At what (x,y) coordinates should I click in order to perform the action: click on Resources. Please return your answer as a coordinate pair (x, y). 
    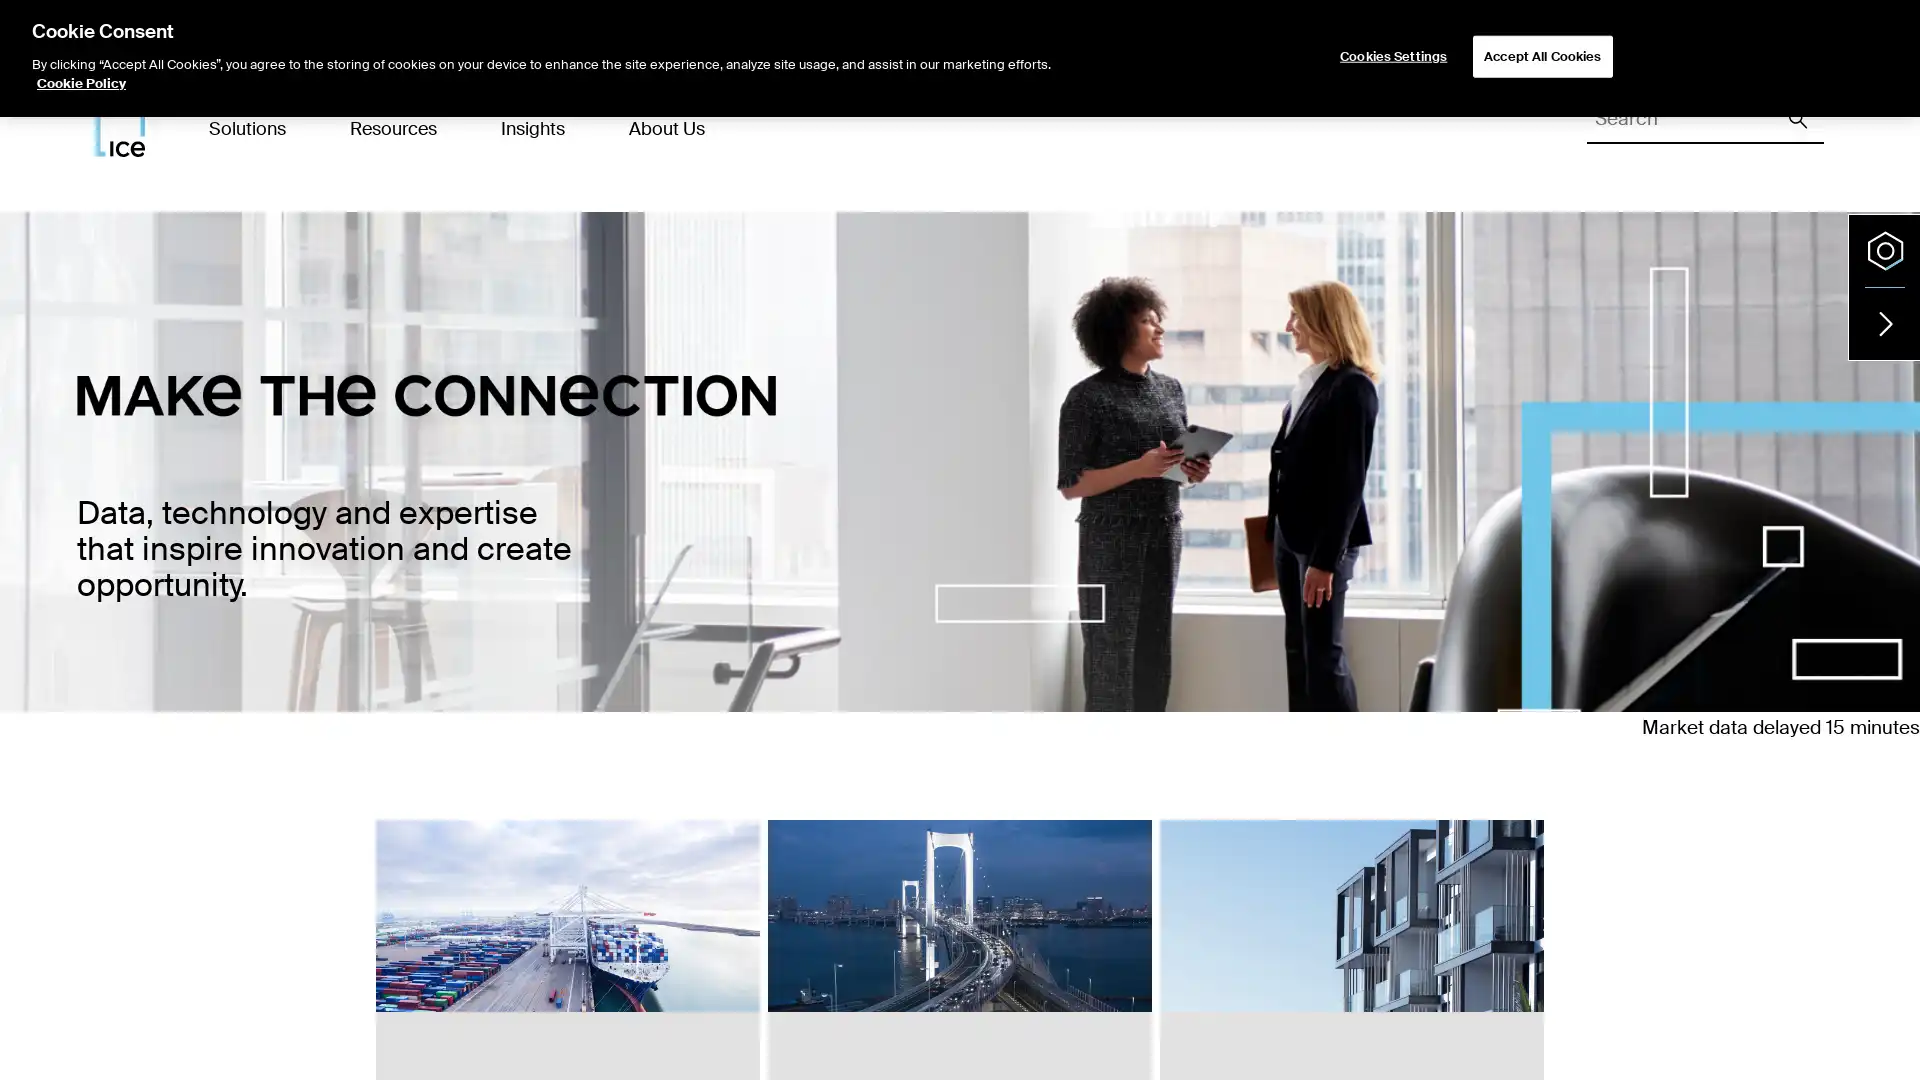
    Looking at the image, I should click on (393, 131).